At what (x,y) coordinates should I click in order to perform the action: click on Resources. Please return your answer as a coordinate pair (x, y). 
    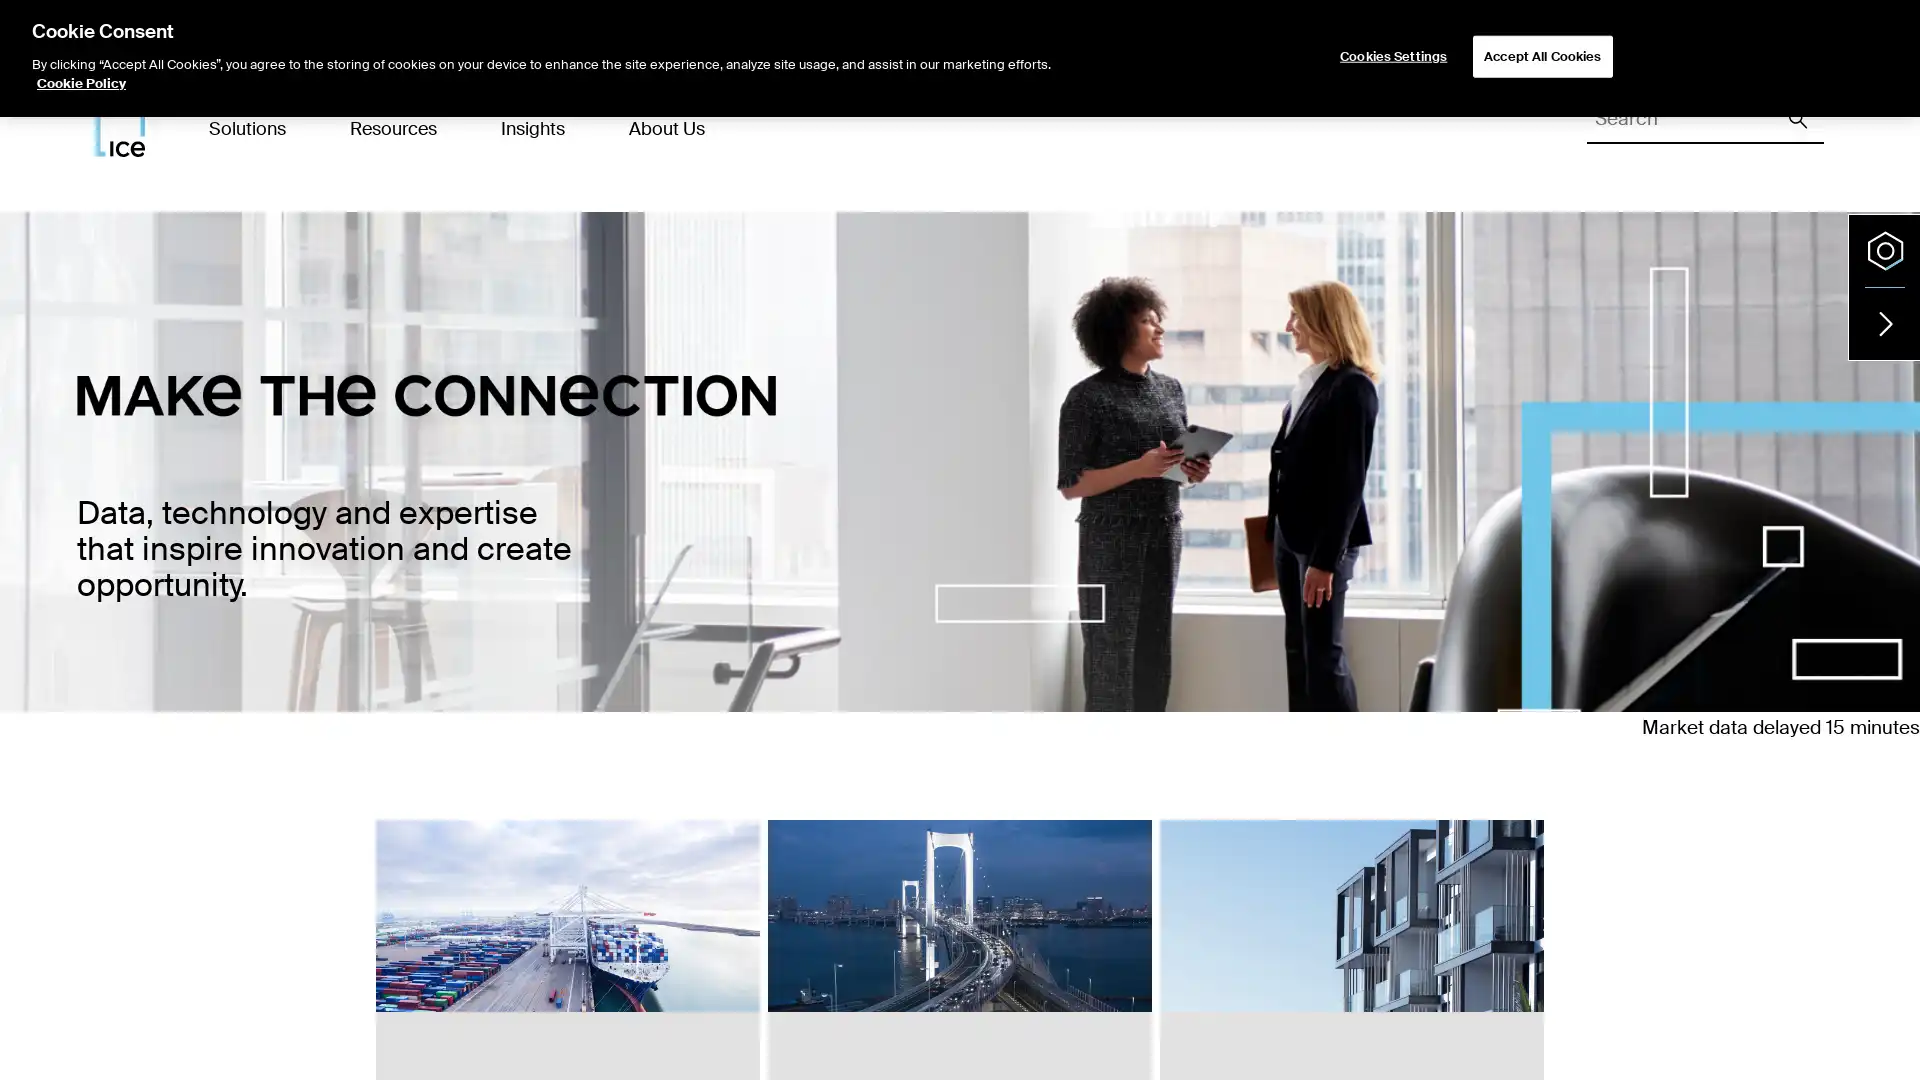
    Looking at the image, I should click on (393, 131).